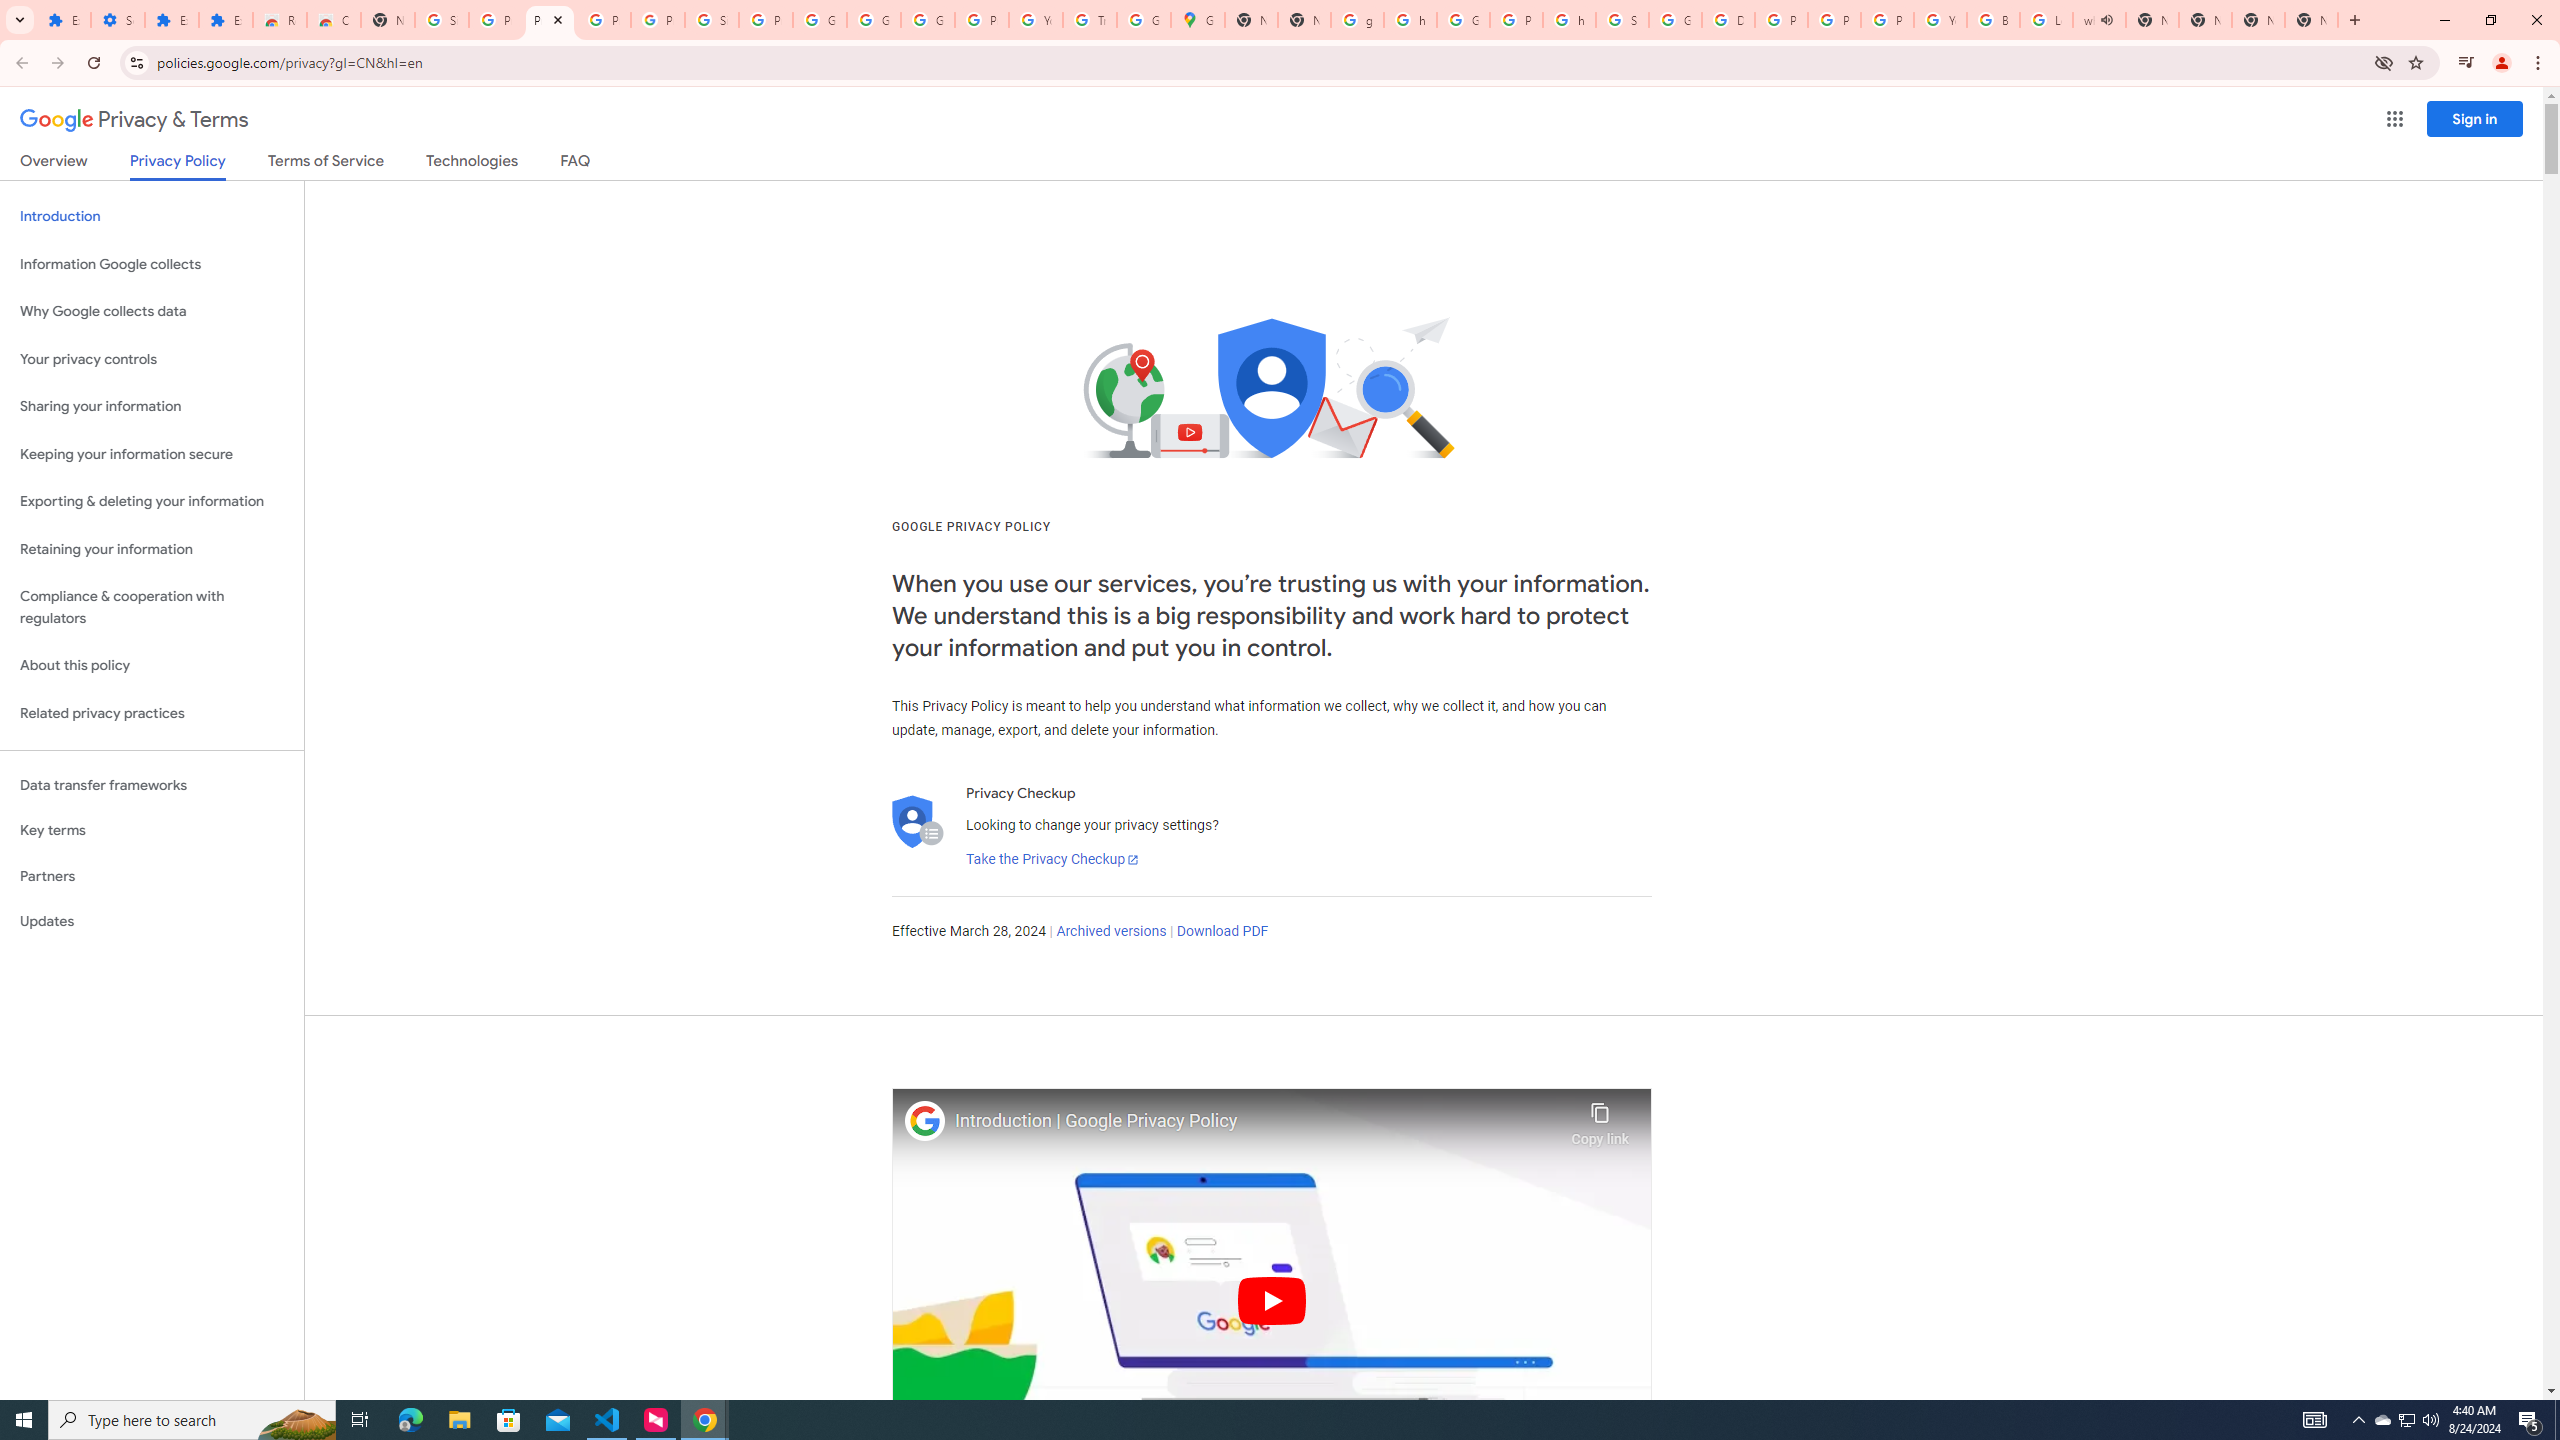 This screenshot has width=2560, height=1440. What do you see at coordinates (151, 785) in the screenshot?
I see `'Data transfer frameworks'` at bounding box center [151, 785].